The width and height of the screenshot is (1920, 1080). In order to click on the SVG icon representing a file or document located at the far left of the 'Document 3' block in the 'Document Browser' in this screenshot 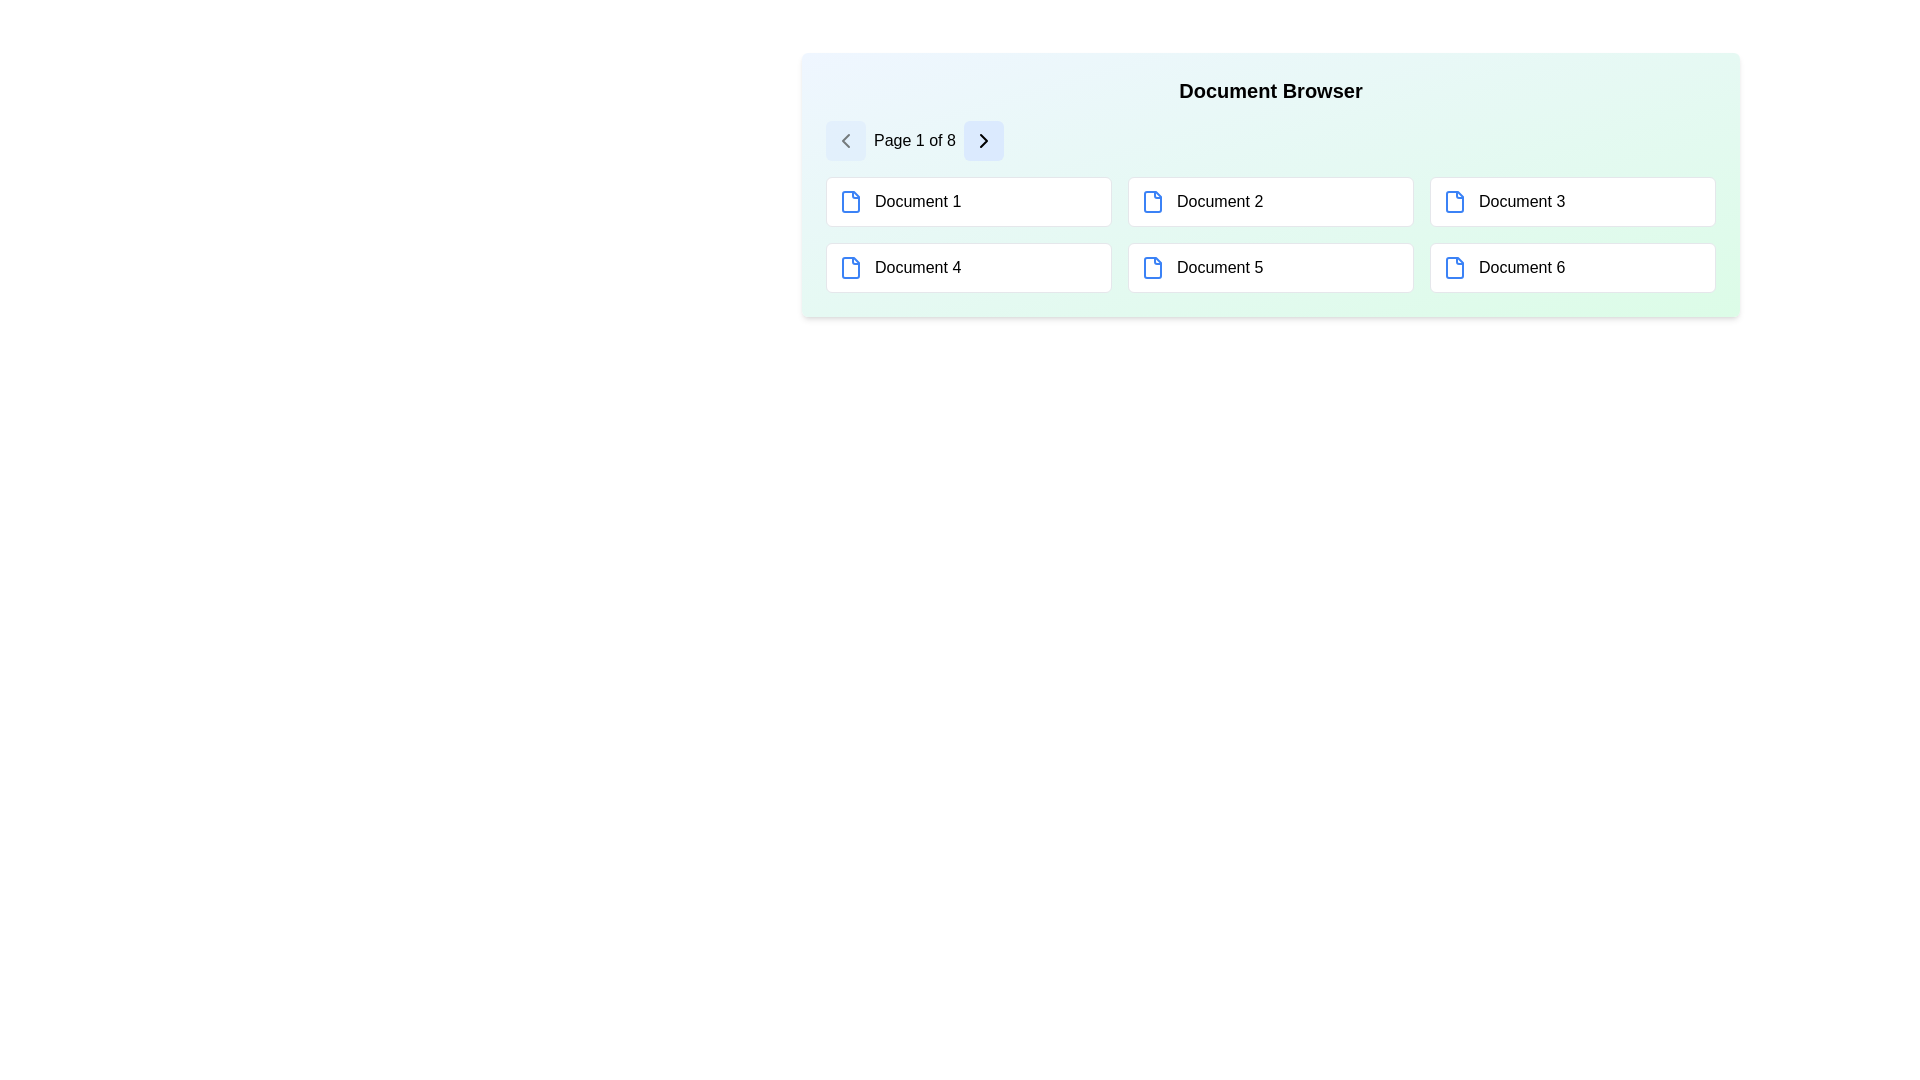, I will do `click(1454, 201)`.